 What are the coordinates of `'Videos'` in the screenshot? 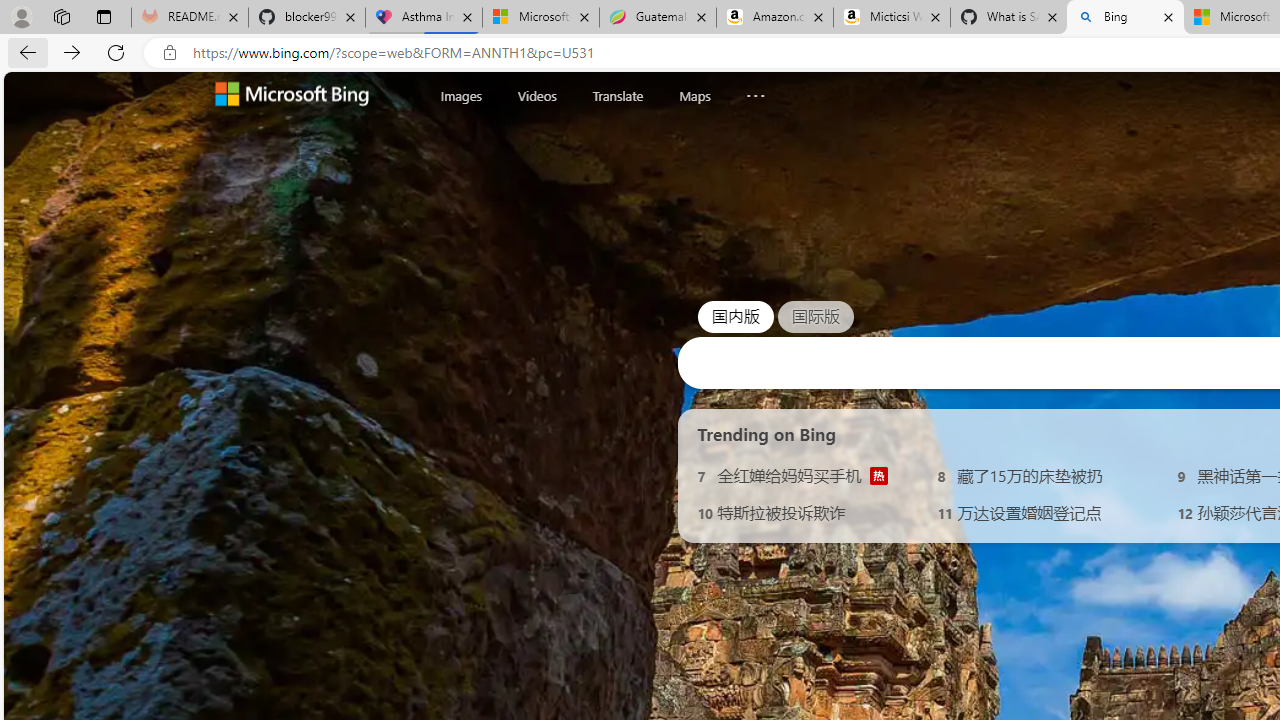 It's located at (536, 95).